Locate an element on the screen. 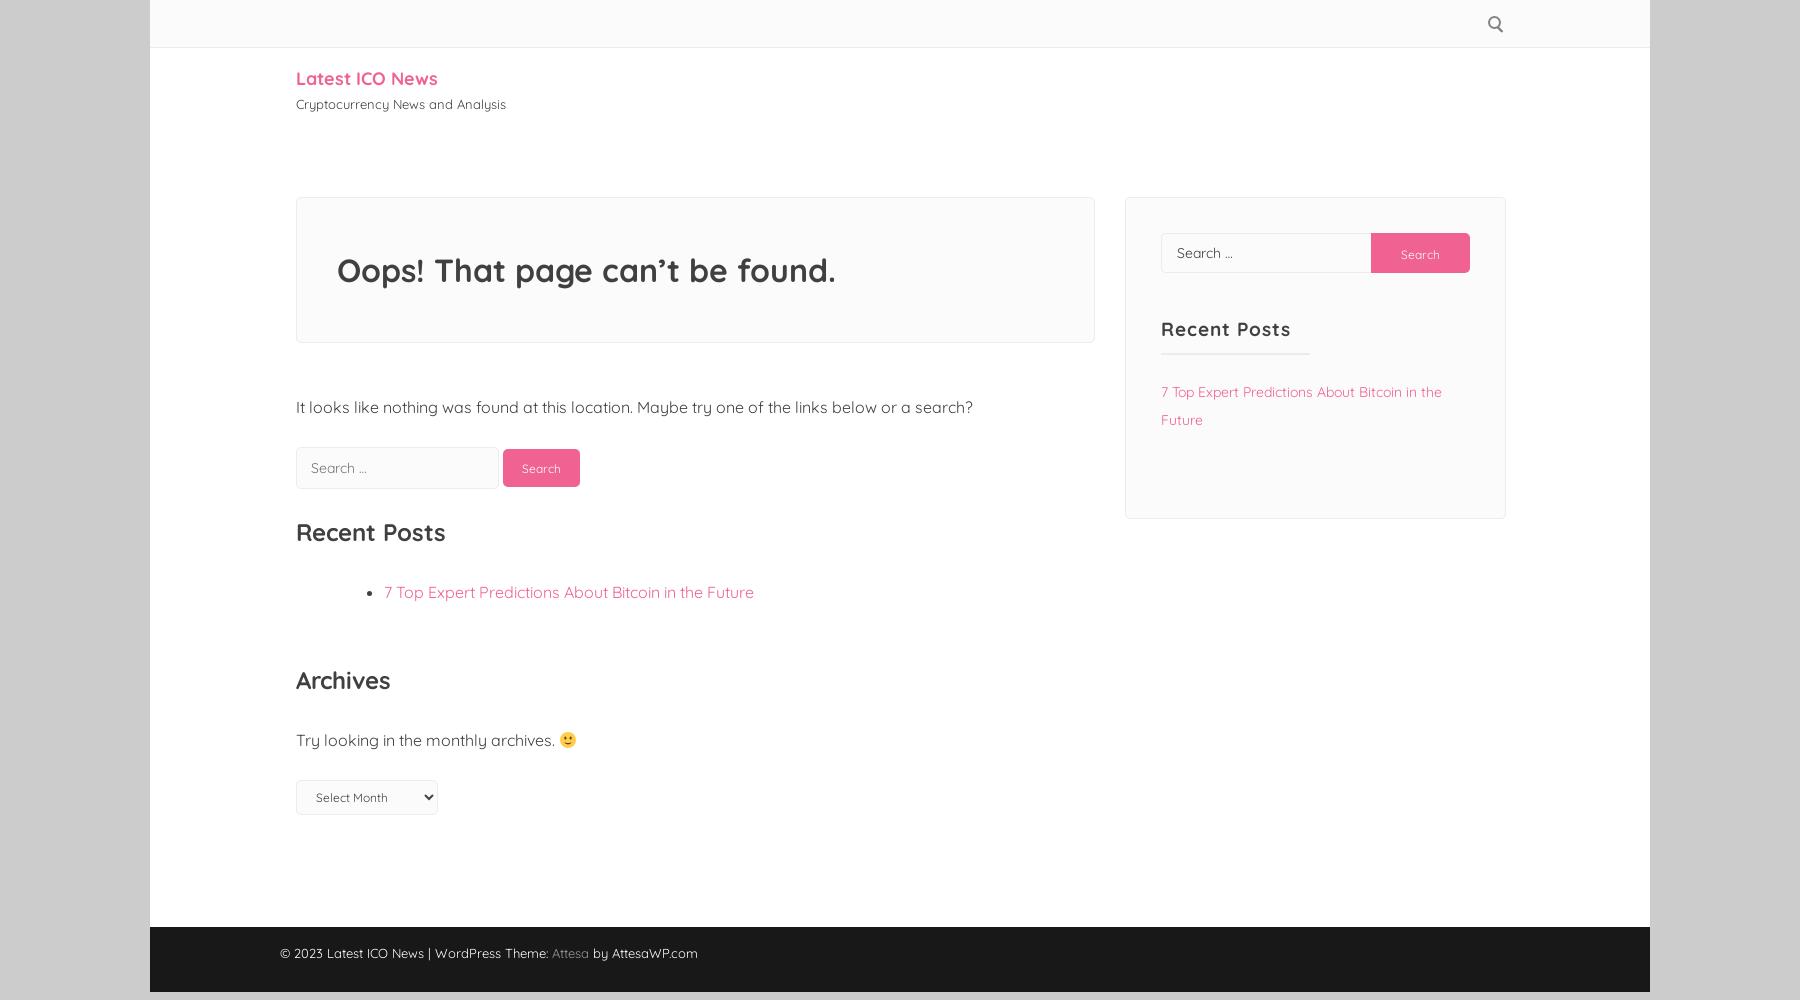 The width and height of the screenshot is (1800, 1000). '|' is located at coordinates (431, 952).